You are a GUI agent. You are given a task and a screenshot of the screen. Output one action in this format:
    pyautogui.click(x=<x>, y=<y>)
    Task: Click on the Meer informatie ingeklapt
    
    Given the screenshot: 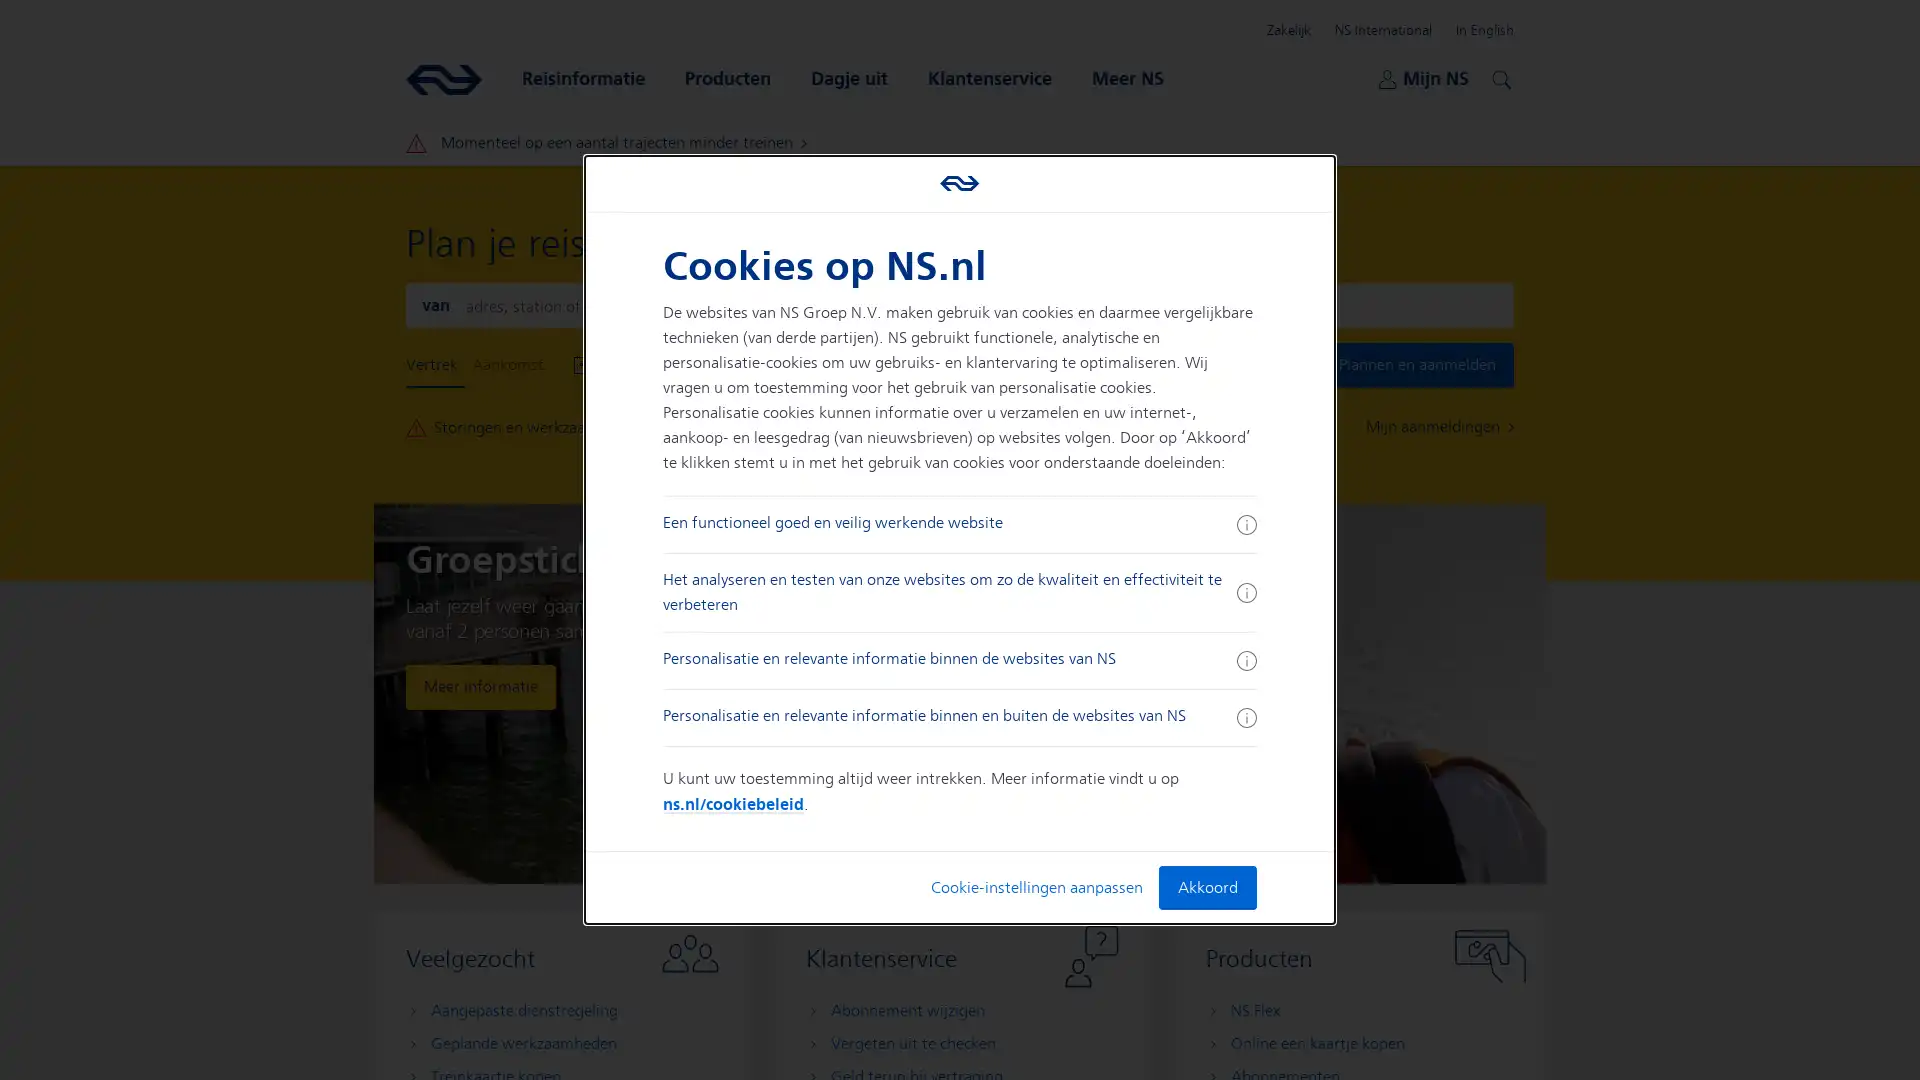 What is the action you would take?
    pyautogui.click(x=1245, y=523)
    